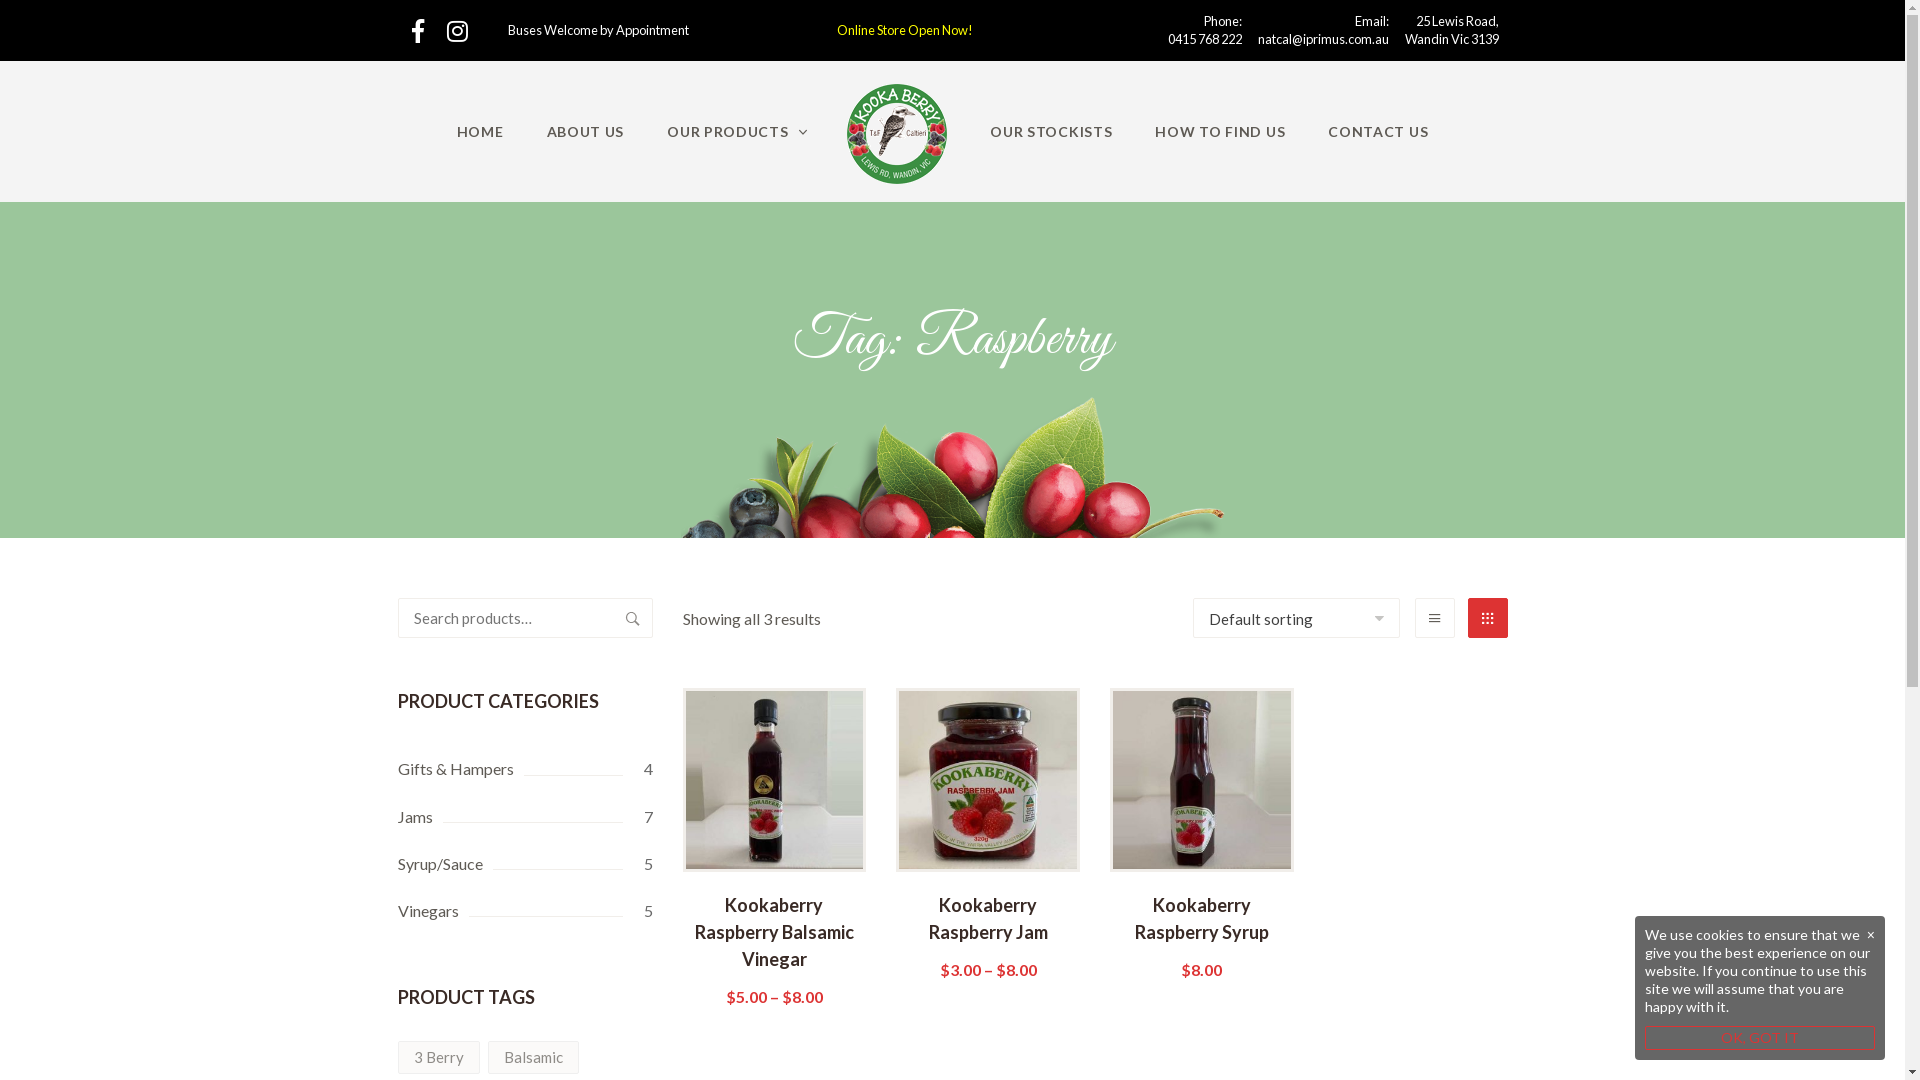 This screenshot has width=1920, height=1080. Describe the element at coordinates (411, 30) in the screenshot. I see `'Facebook'` at that location.